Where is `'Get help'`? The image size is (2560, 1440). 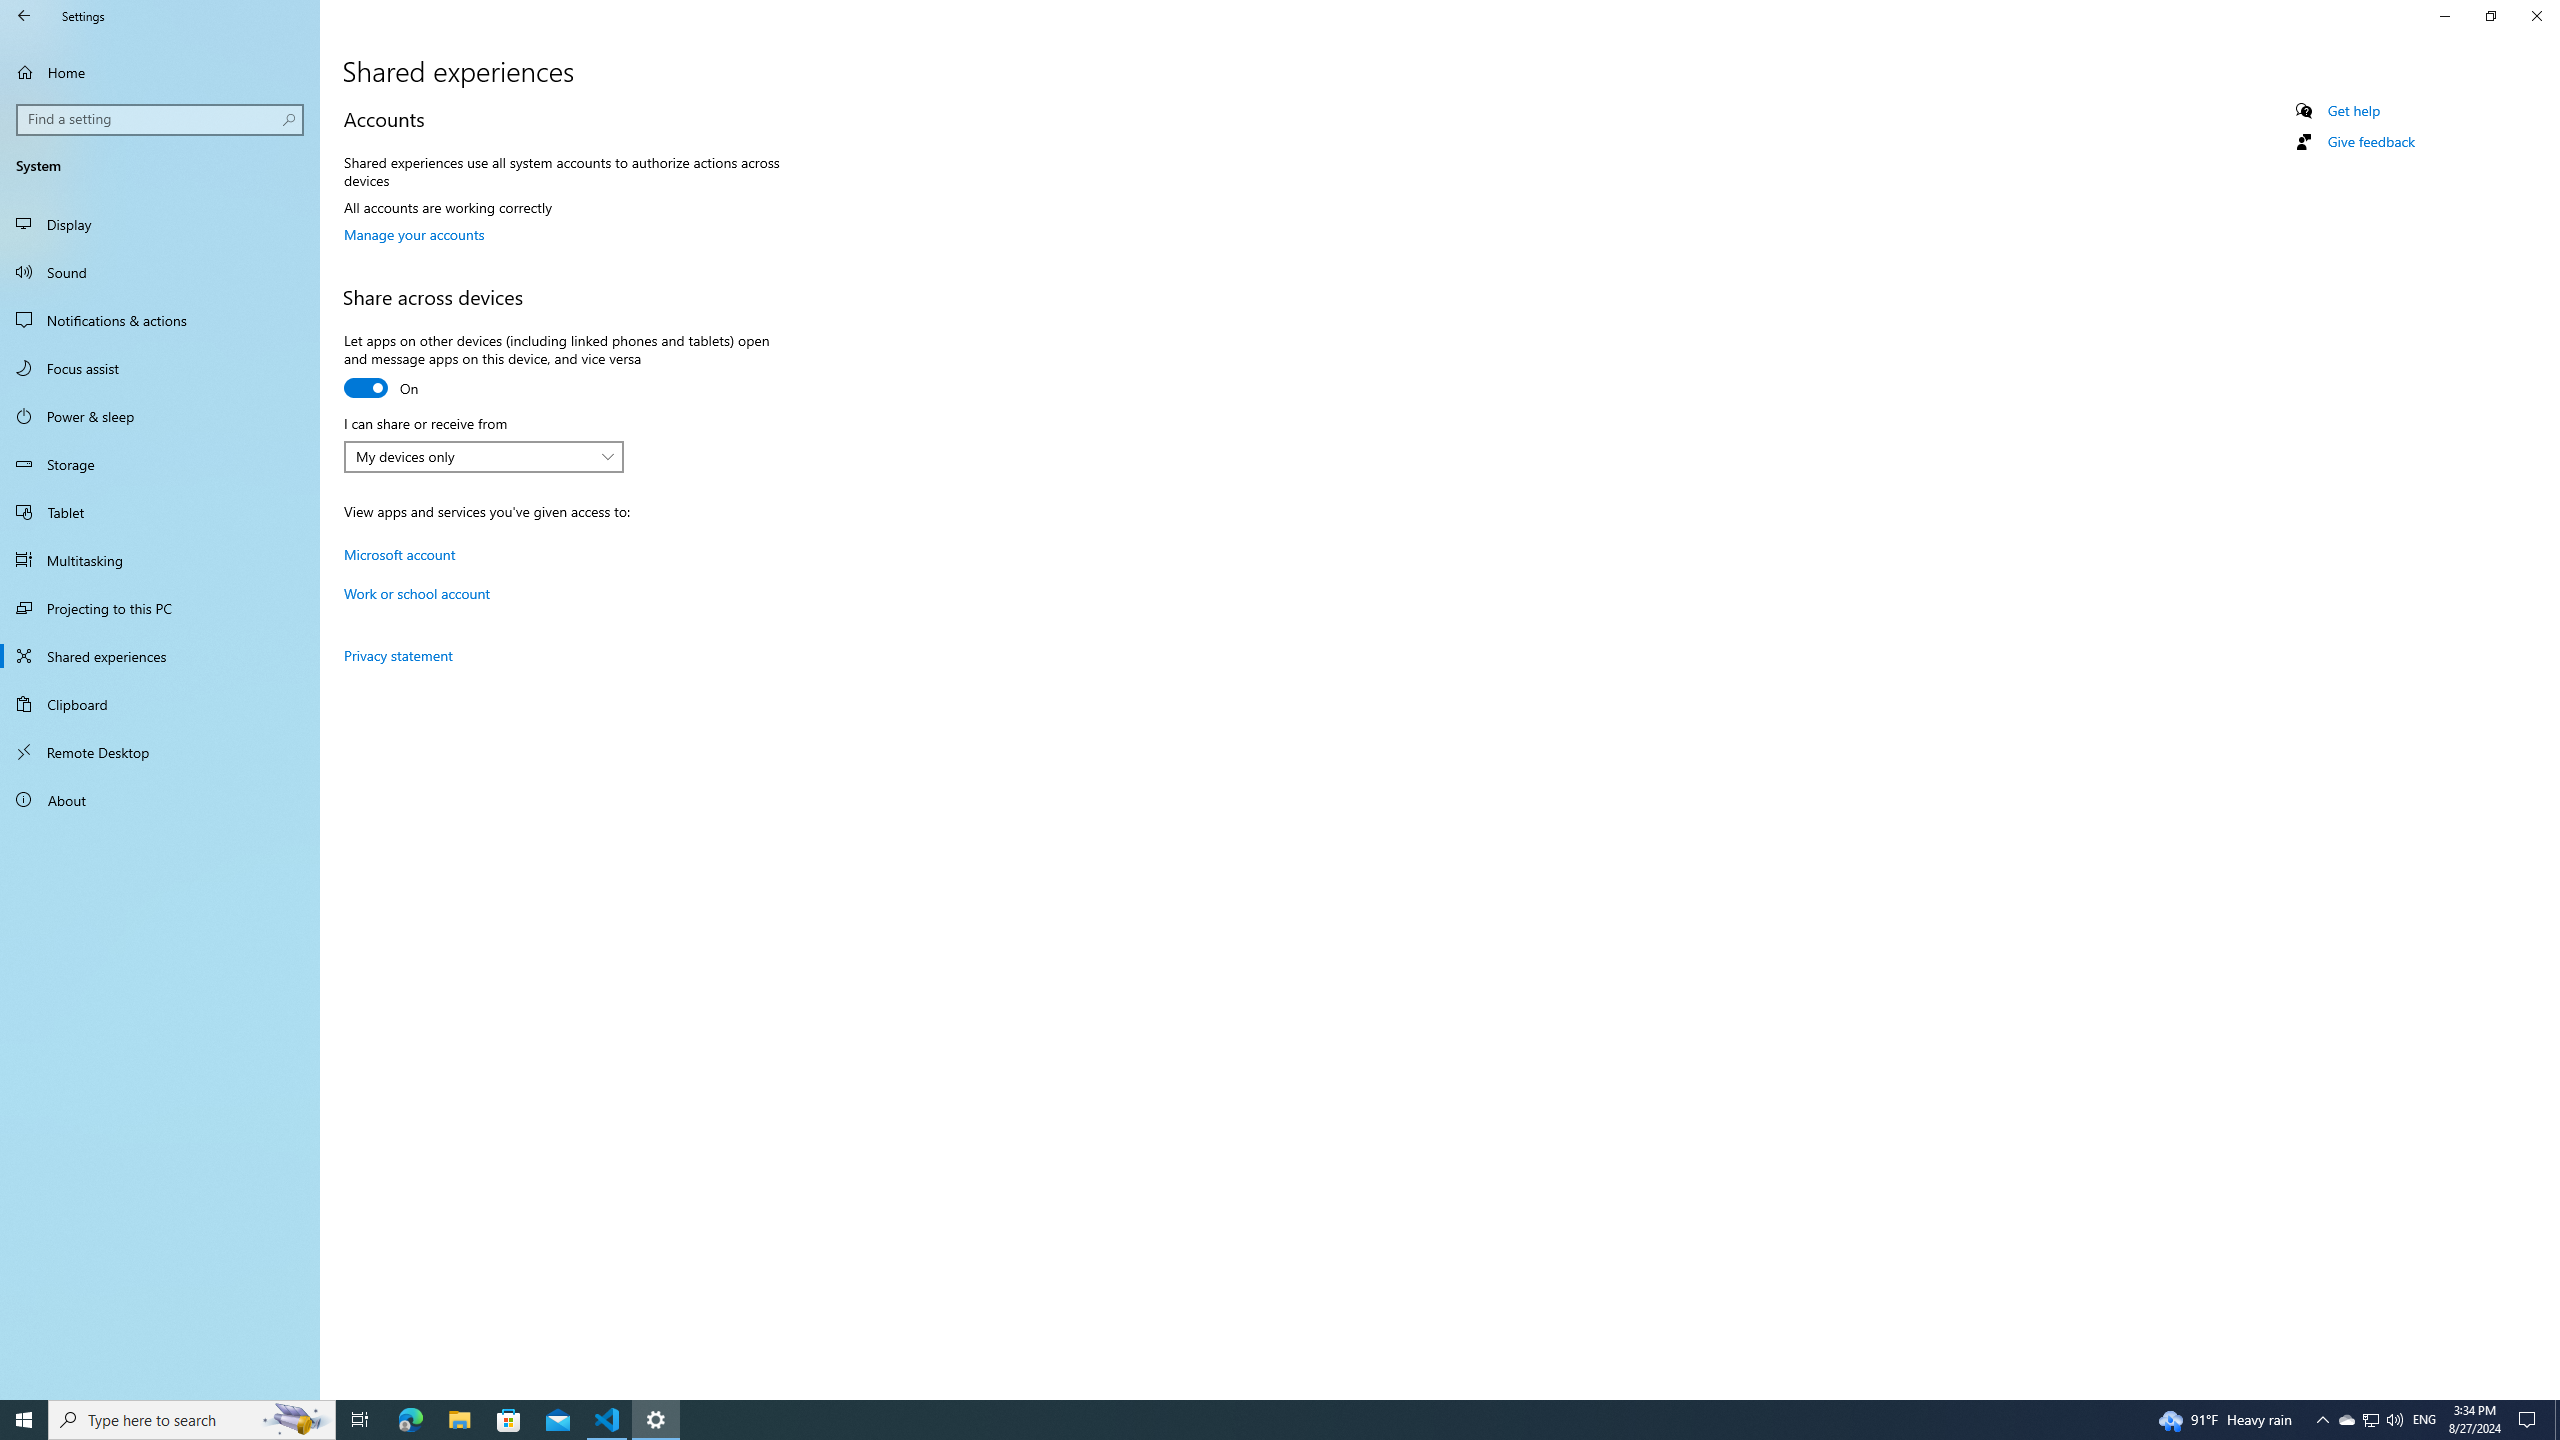
'Get help' is located at coordinates (2352, 110).